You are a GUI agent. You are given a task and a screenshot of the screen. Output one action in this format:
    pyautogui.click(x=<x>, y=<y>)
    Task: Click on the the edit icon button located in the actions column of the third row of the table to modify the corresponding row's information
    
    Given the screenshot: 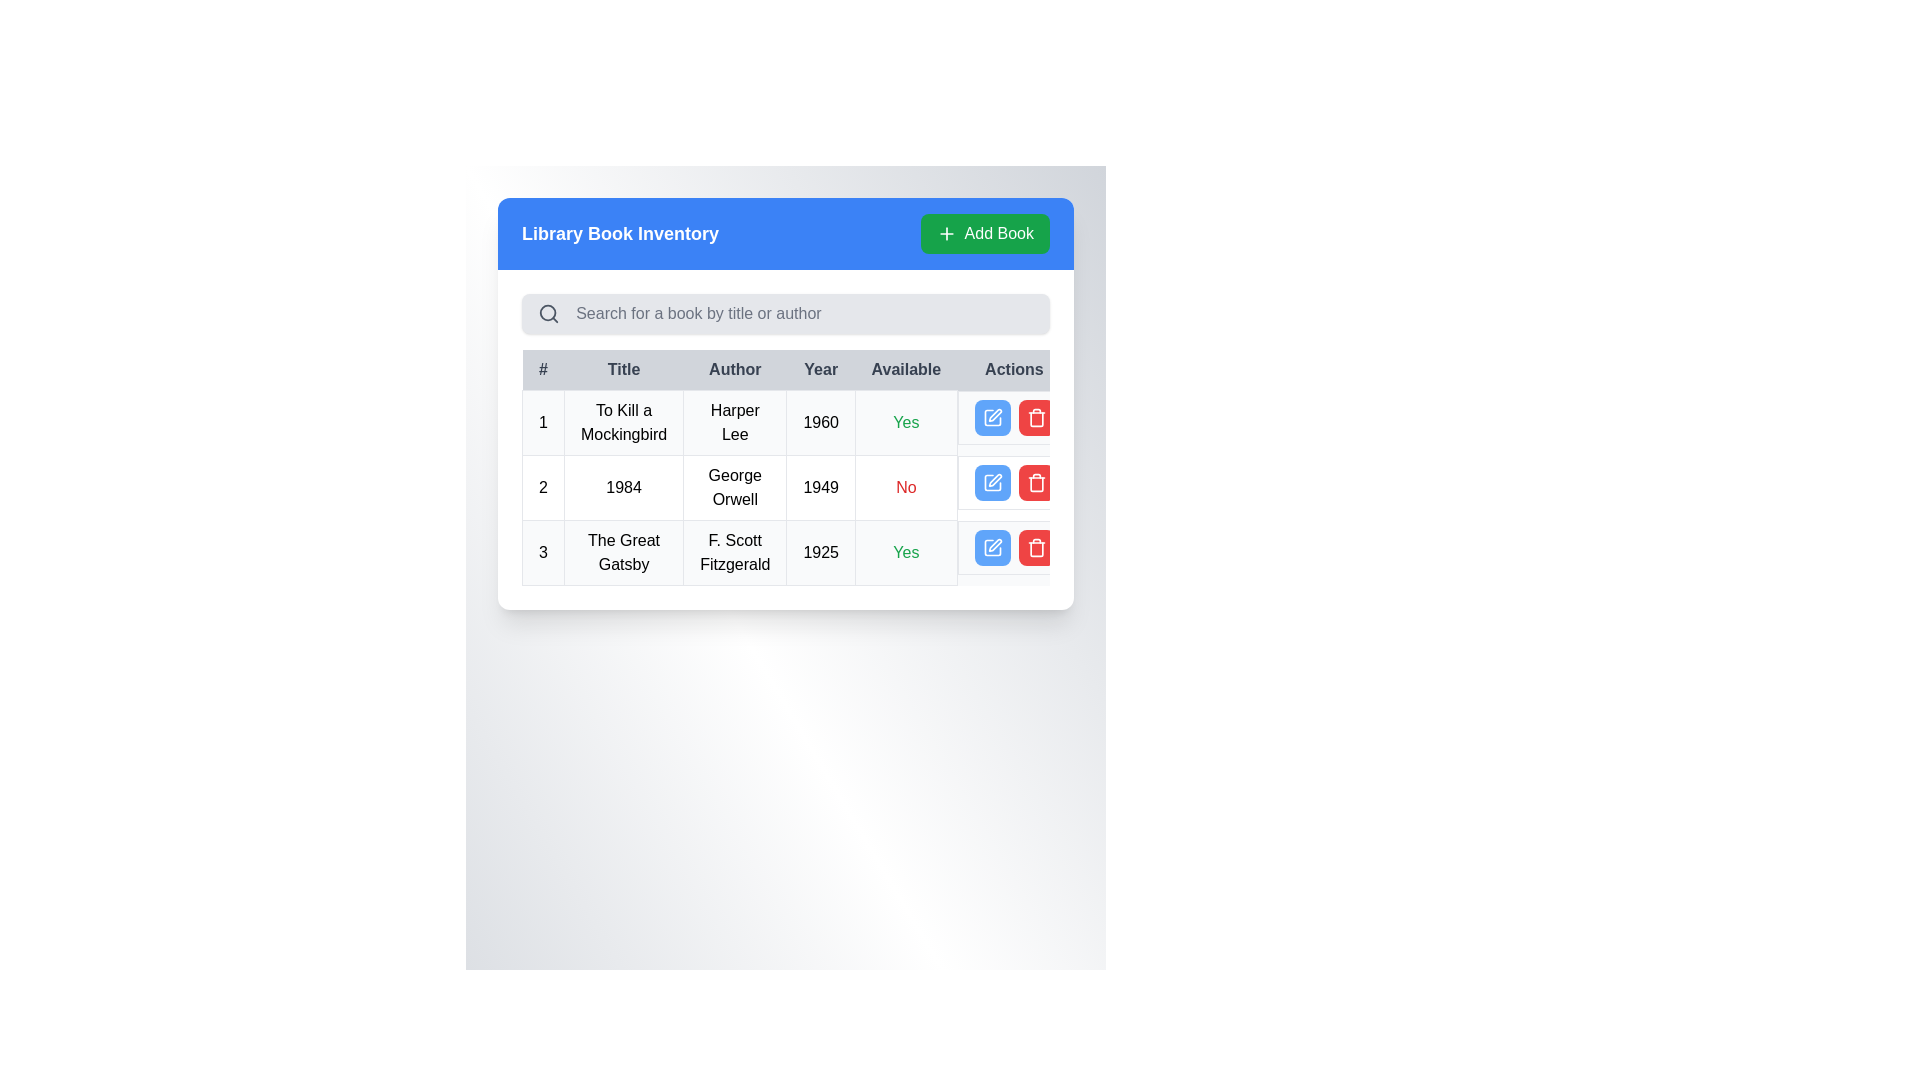 What is the action you would take?
    pyautogui.click(x=992, y=416)
    